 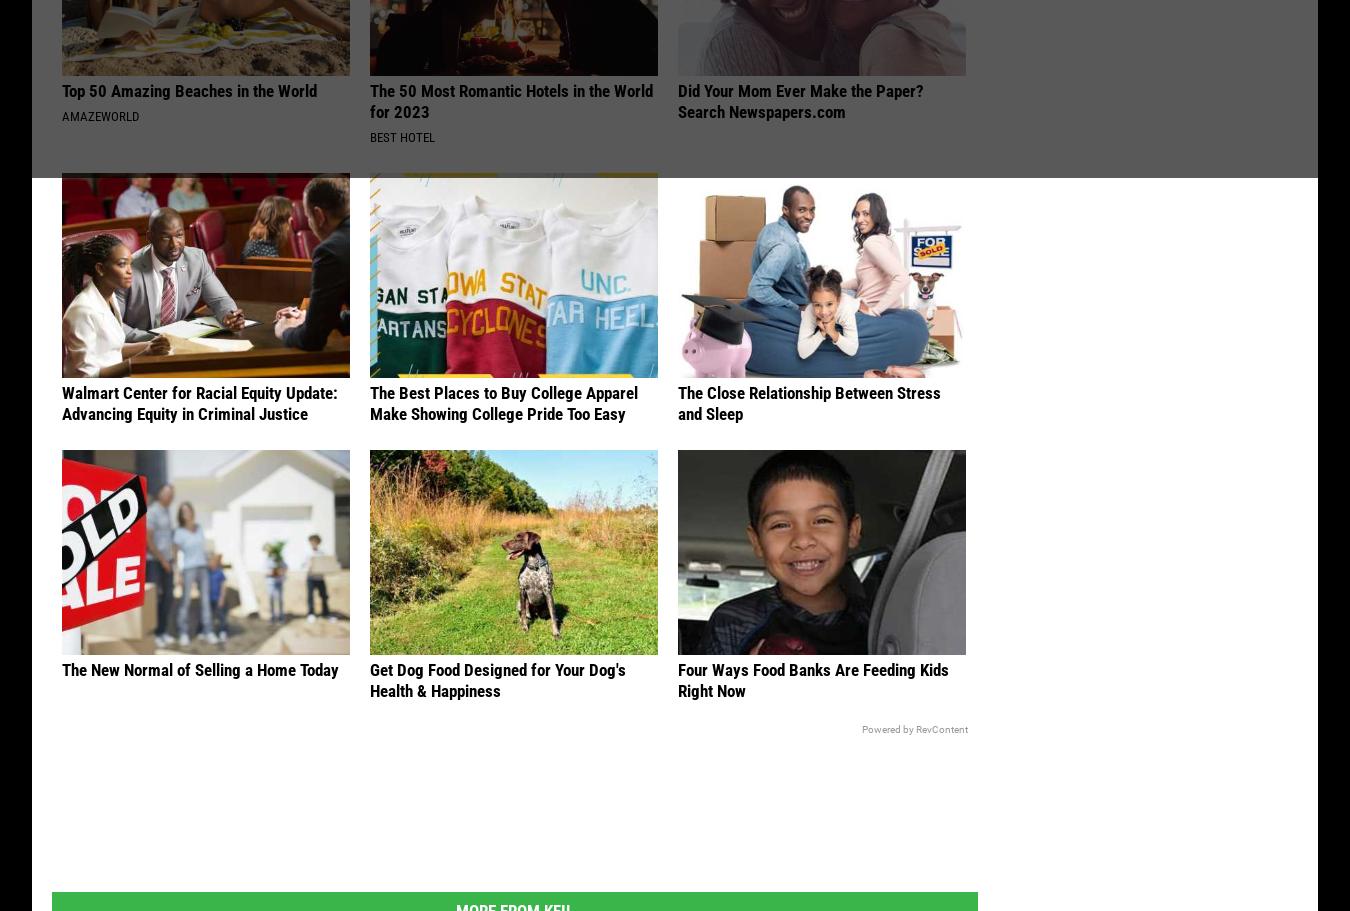 I want to click on 'The Close Relationship Between Stress and Sleep', so click(x=809, y=404).